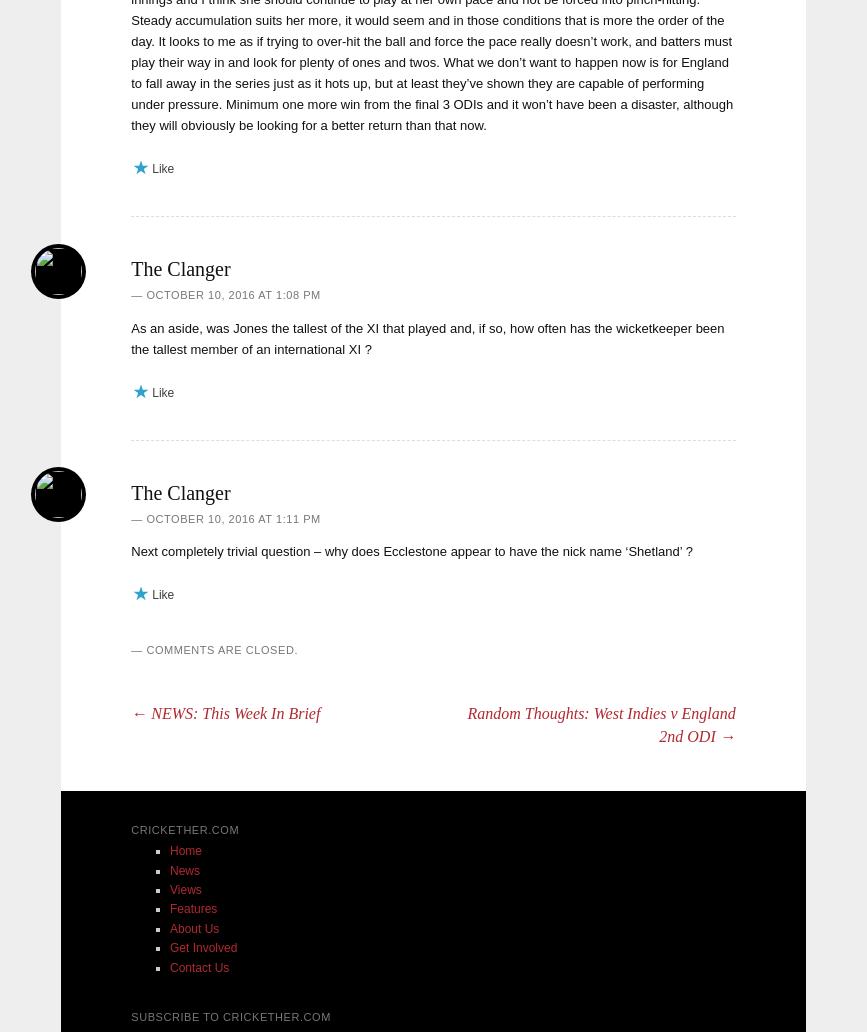 Image resolution: width=867 pixels, height=1032 pixels. Describe the element at coordinates (232, 517) in the screenshot. I see `'October 10, 2016 at 1:11 pm'` at that location.